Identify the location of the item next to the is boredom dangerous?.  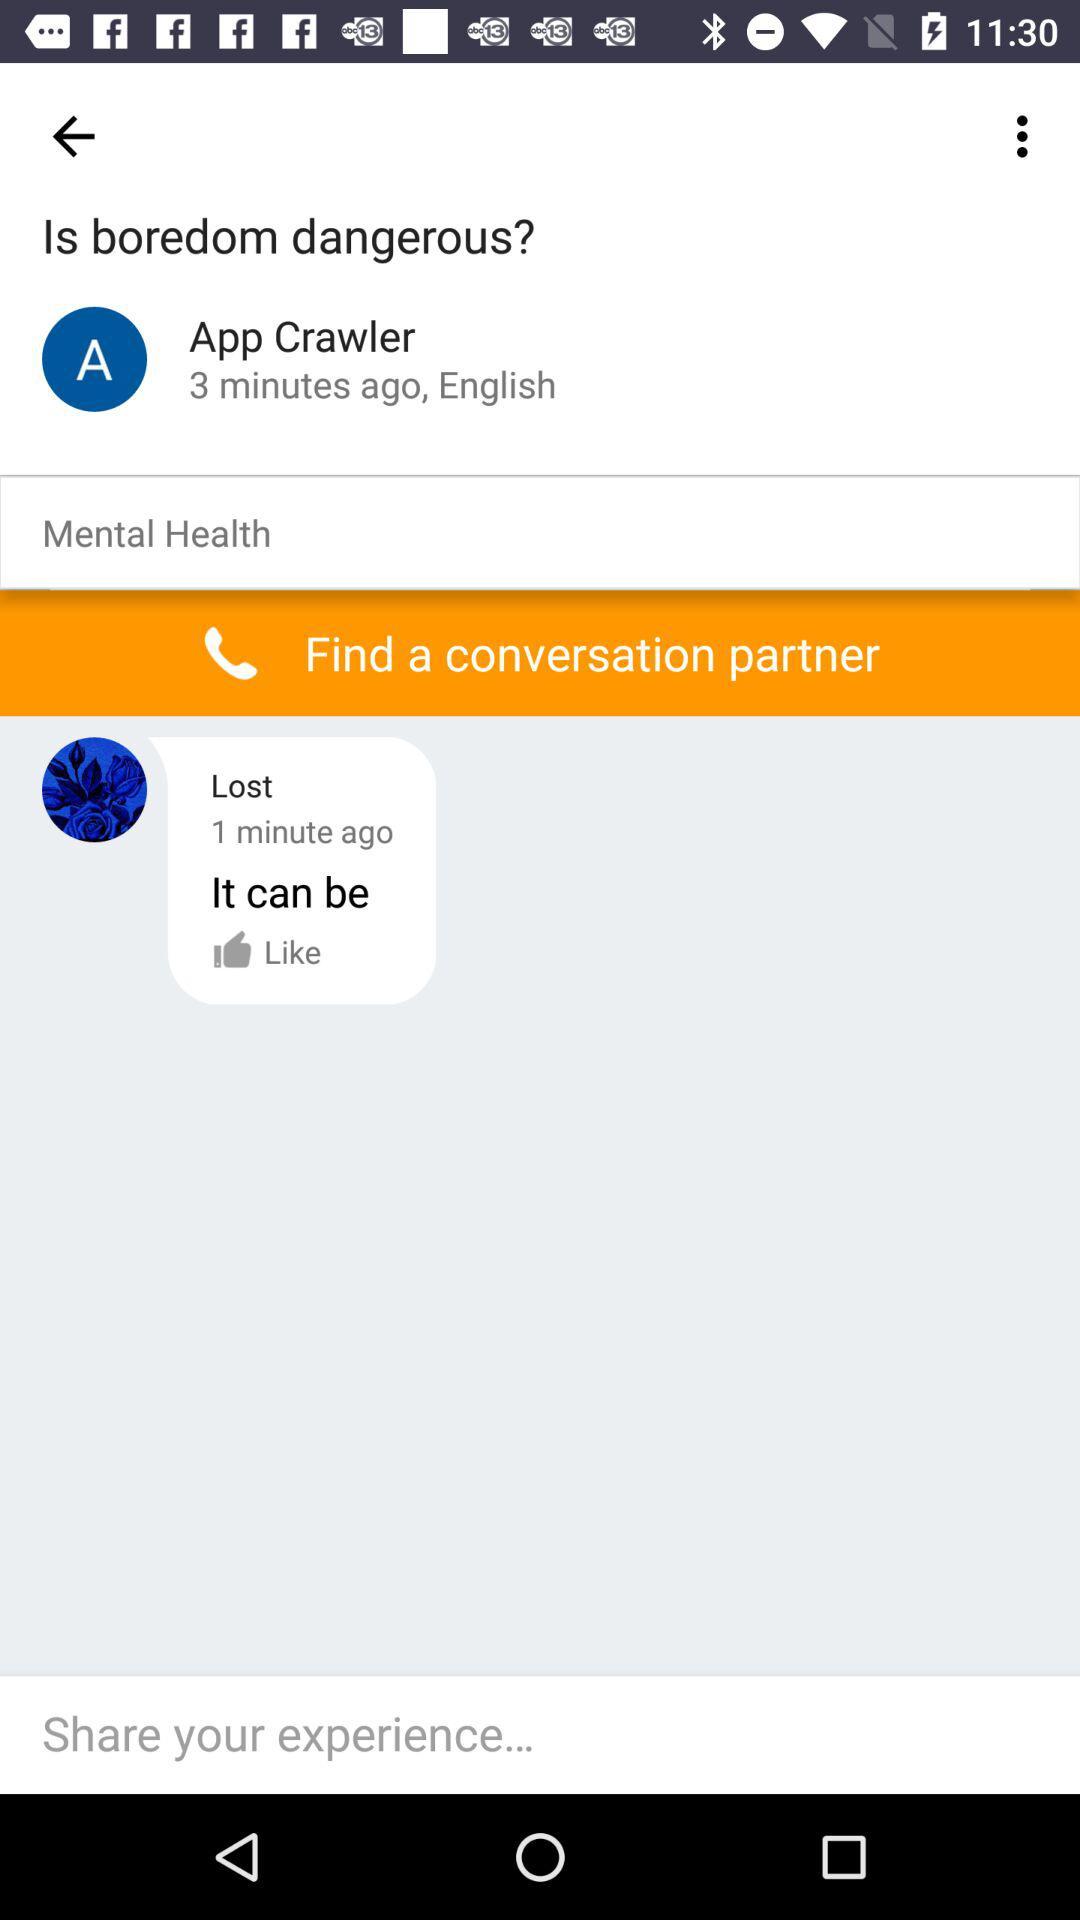
(1027, 135).